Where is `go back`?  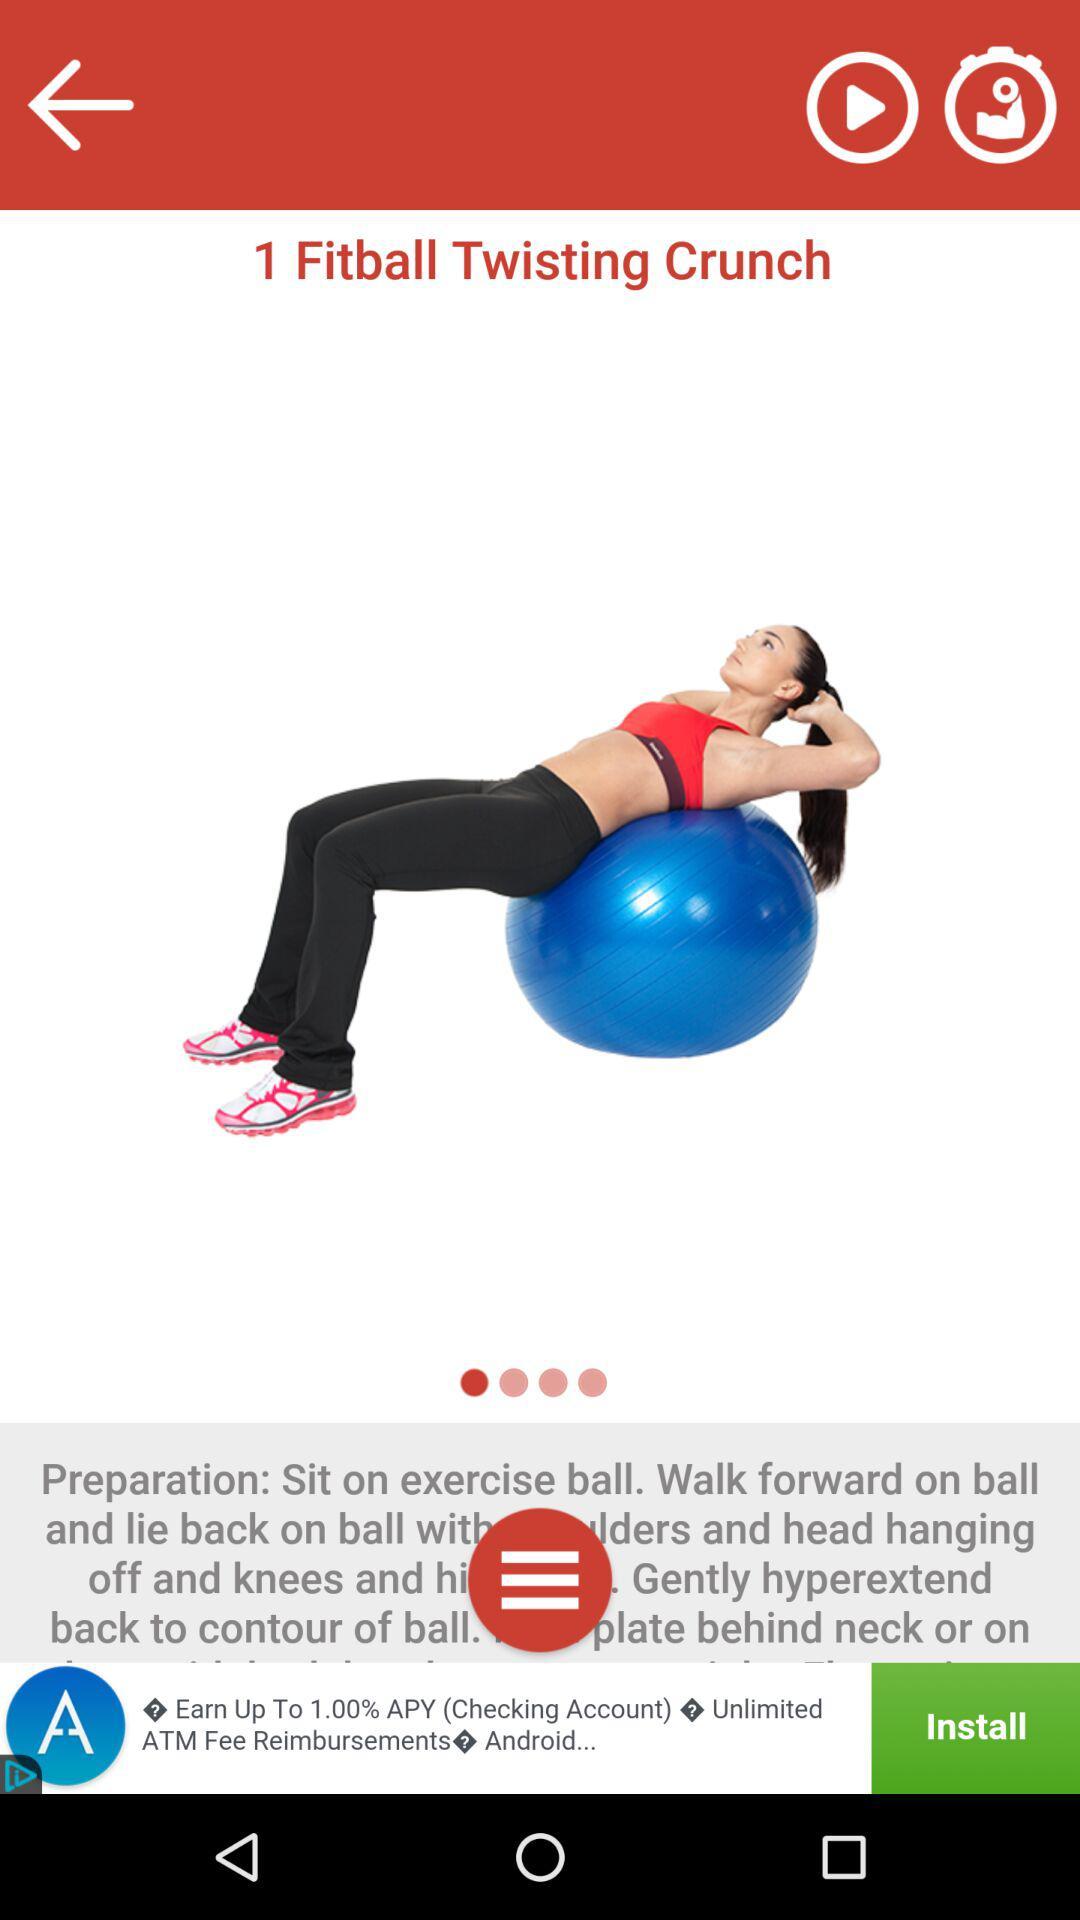
go back is located at coordinates (78, 104).